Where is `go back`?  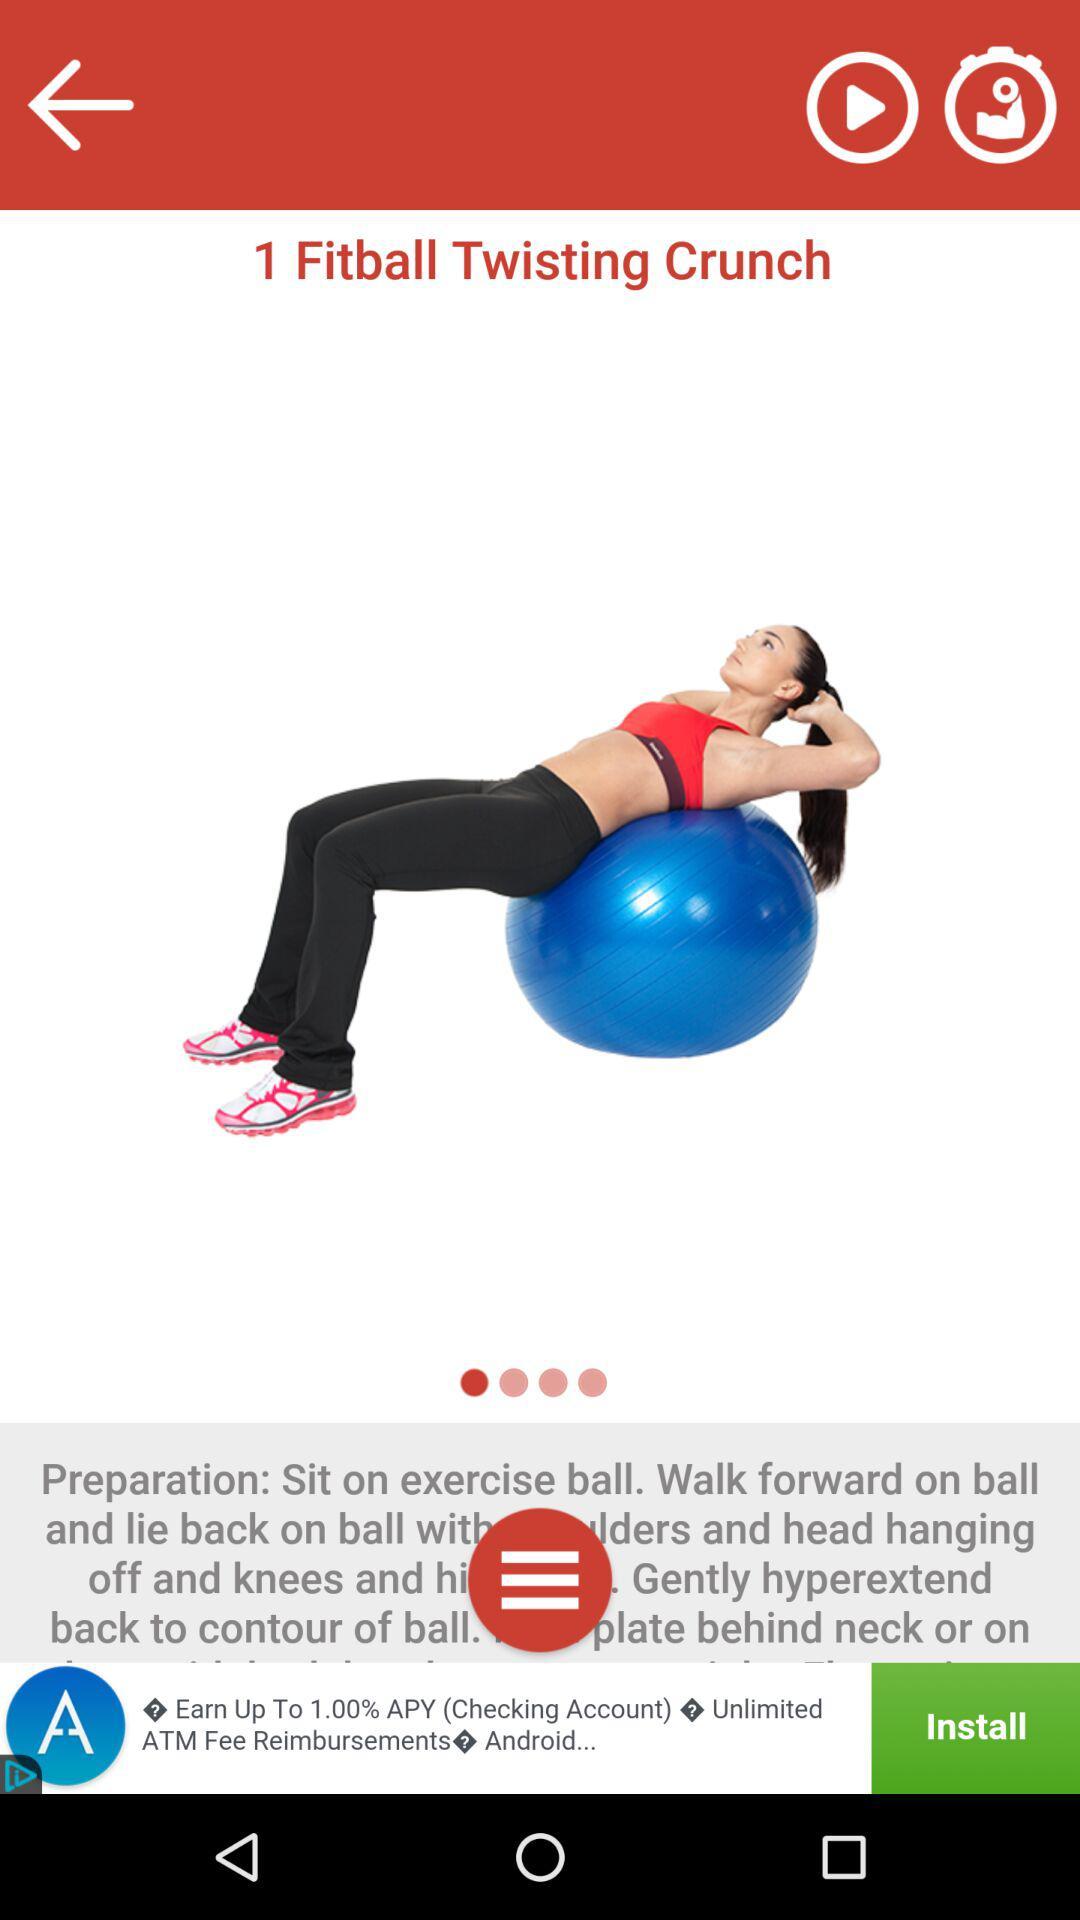
go back is located at coordinates (78, 104).